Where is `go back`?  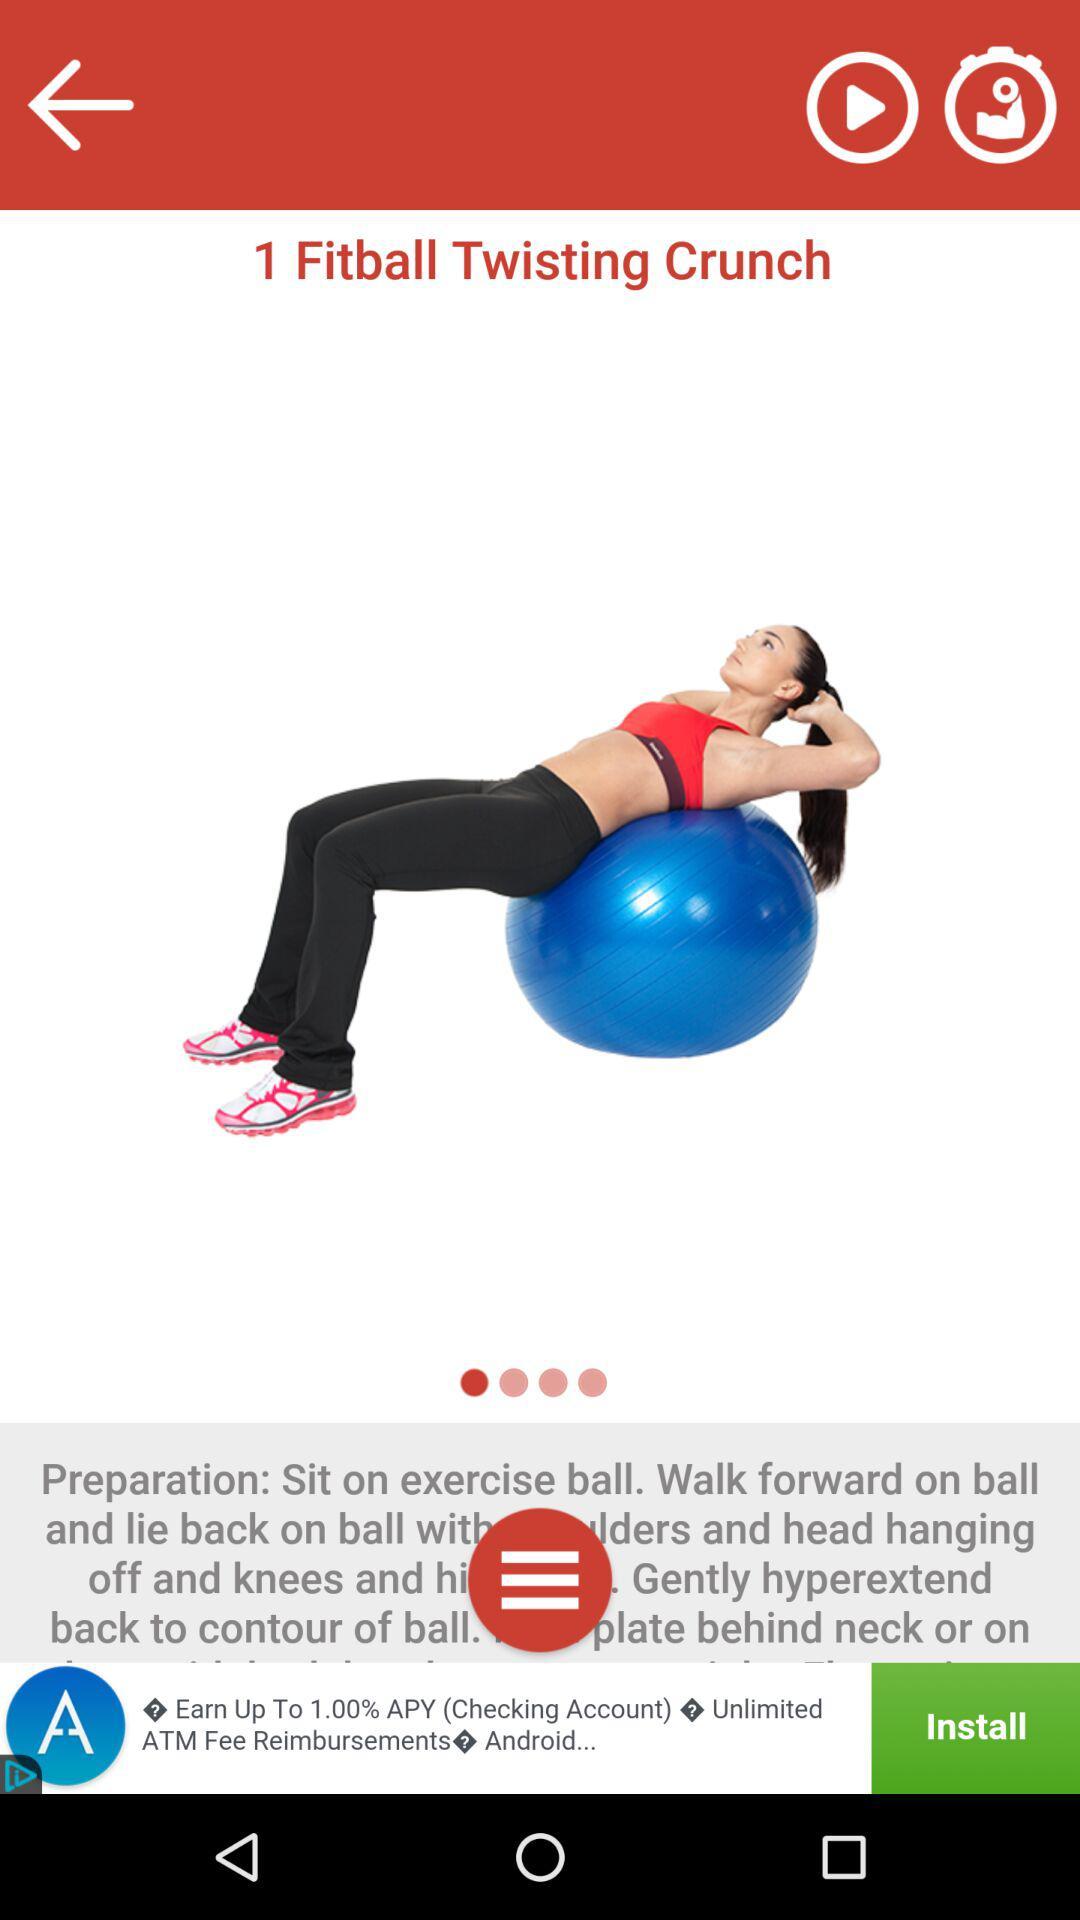
go back is located at coordinates (78, 104).